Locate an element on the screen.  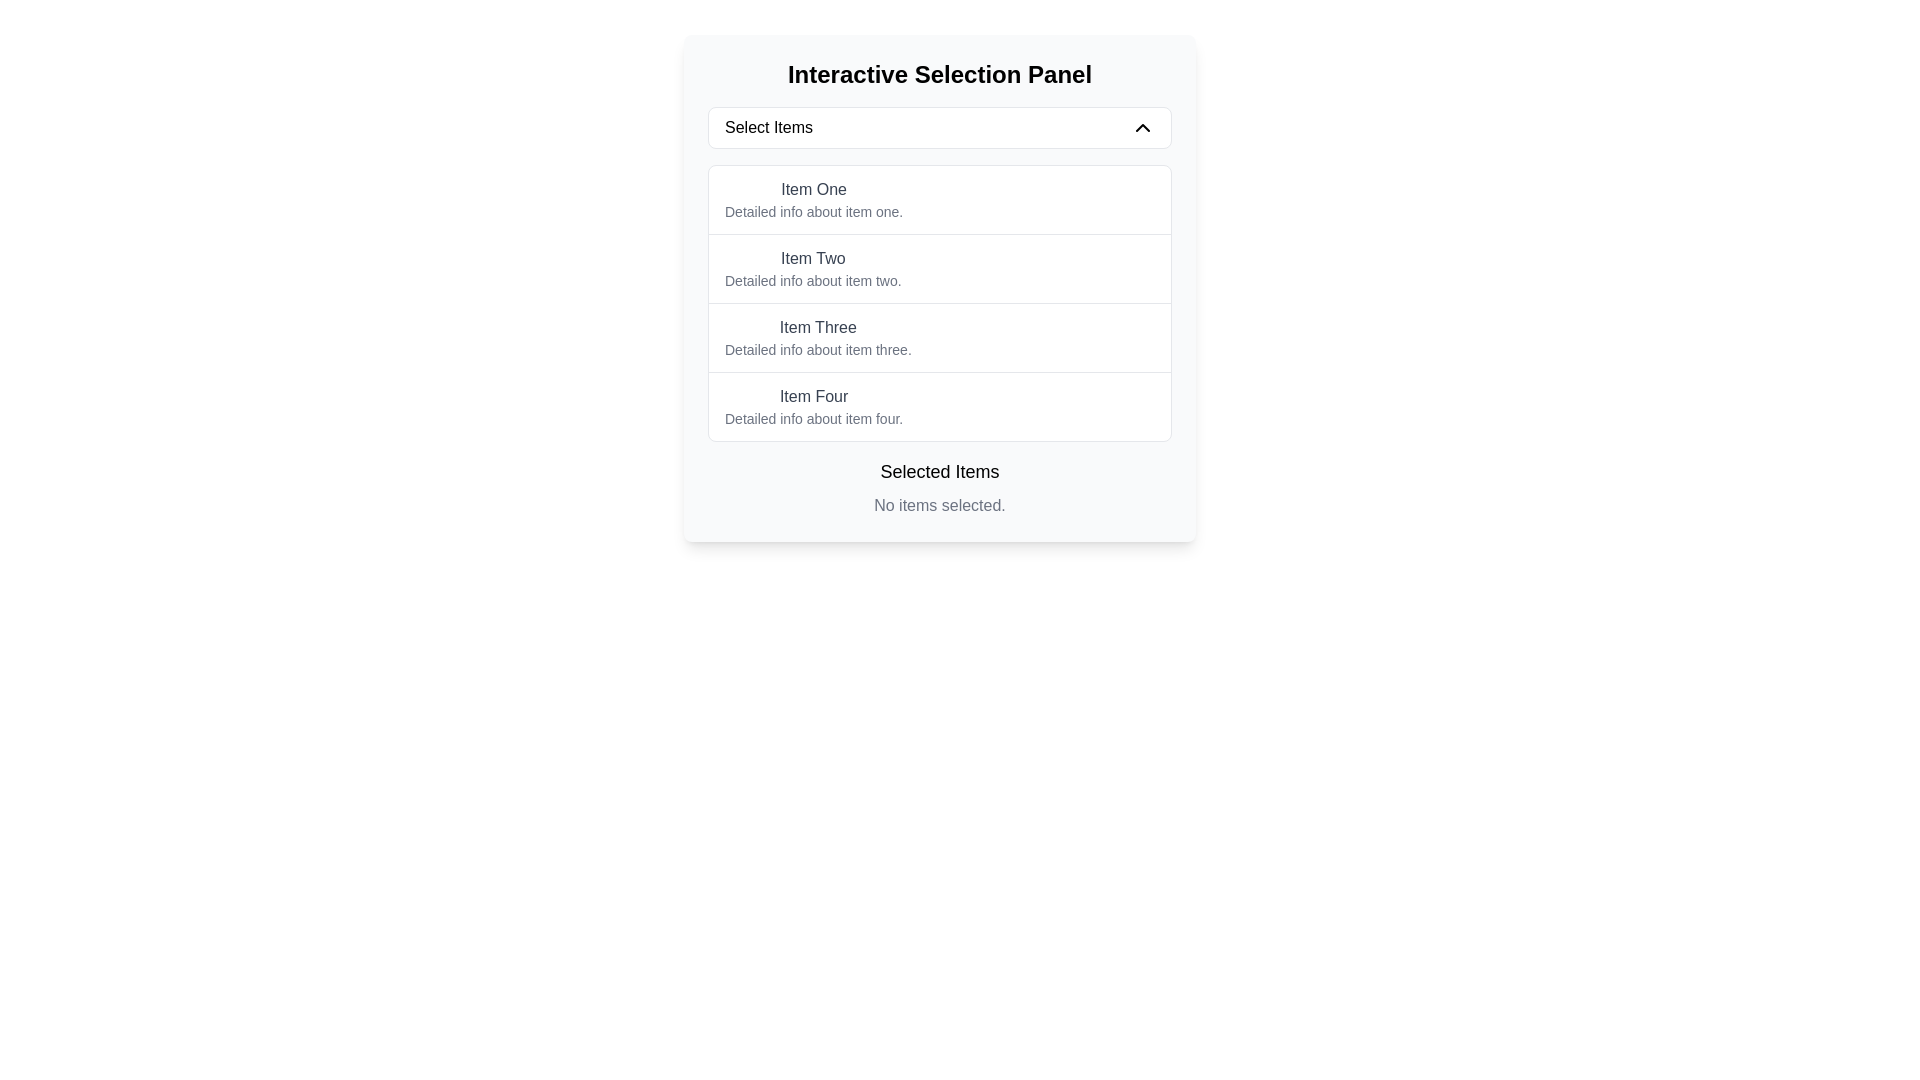
the third list item, which displays a title and description is located at coordinates (939, 336).